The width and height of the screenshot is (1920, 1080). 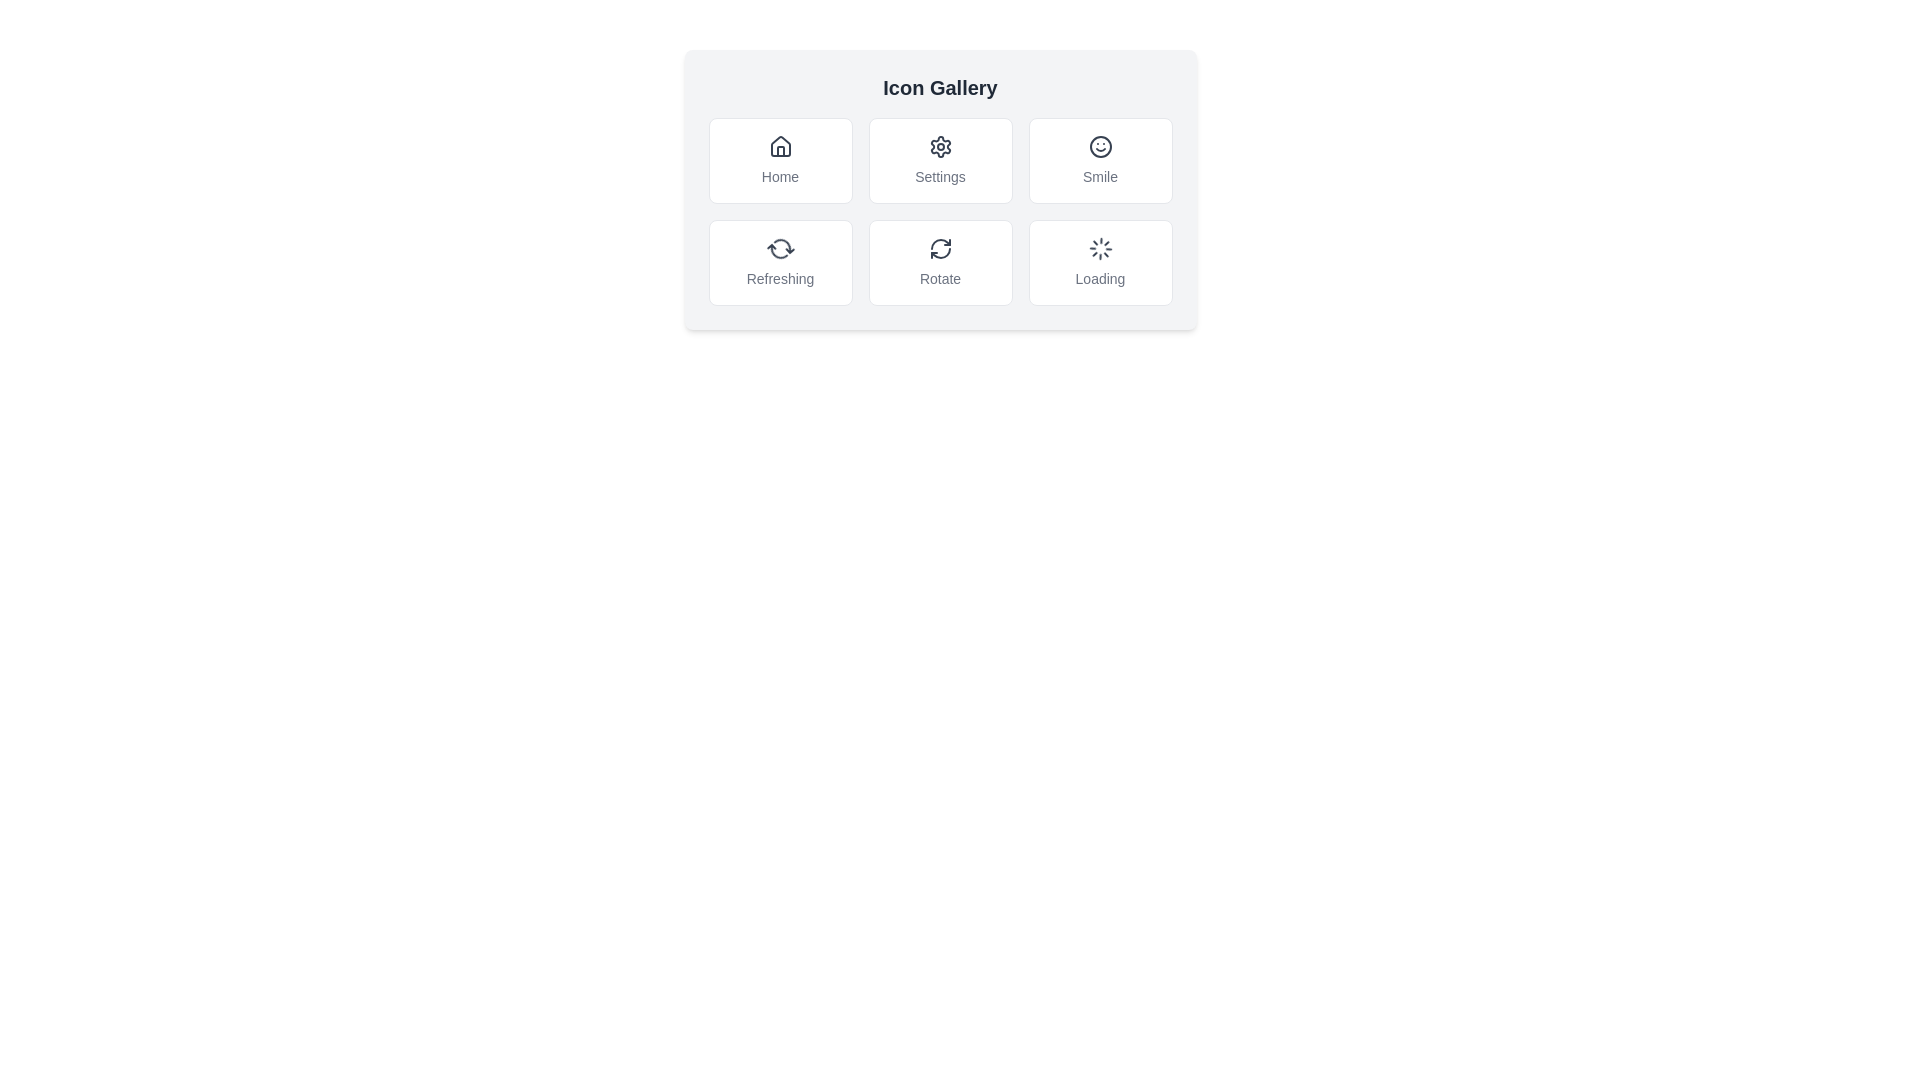 What do you see at coordinates (779, 145) in the screenshot?
I see `the house icon located in the 'Home' card at the top-left of the 'Icon Gallery', which is styled with a simple line-drawn design and dark-gray color` at bounding box center [779, 145].